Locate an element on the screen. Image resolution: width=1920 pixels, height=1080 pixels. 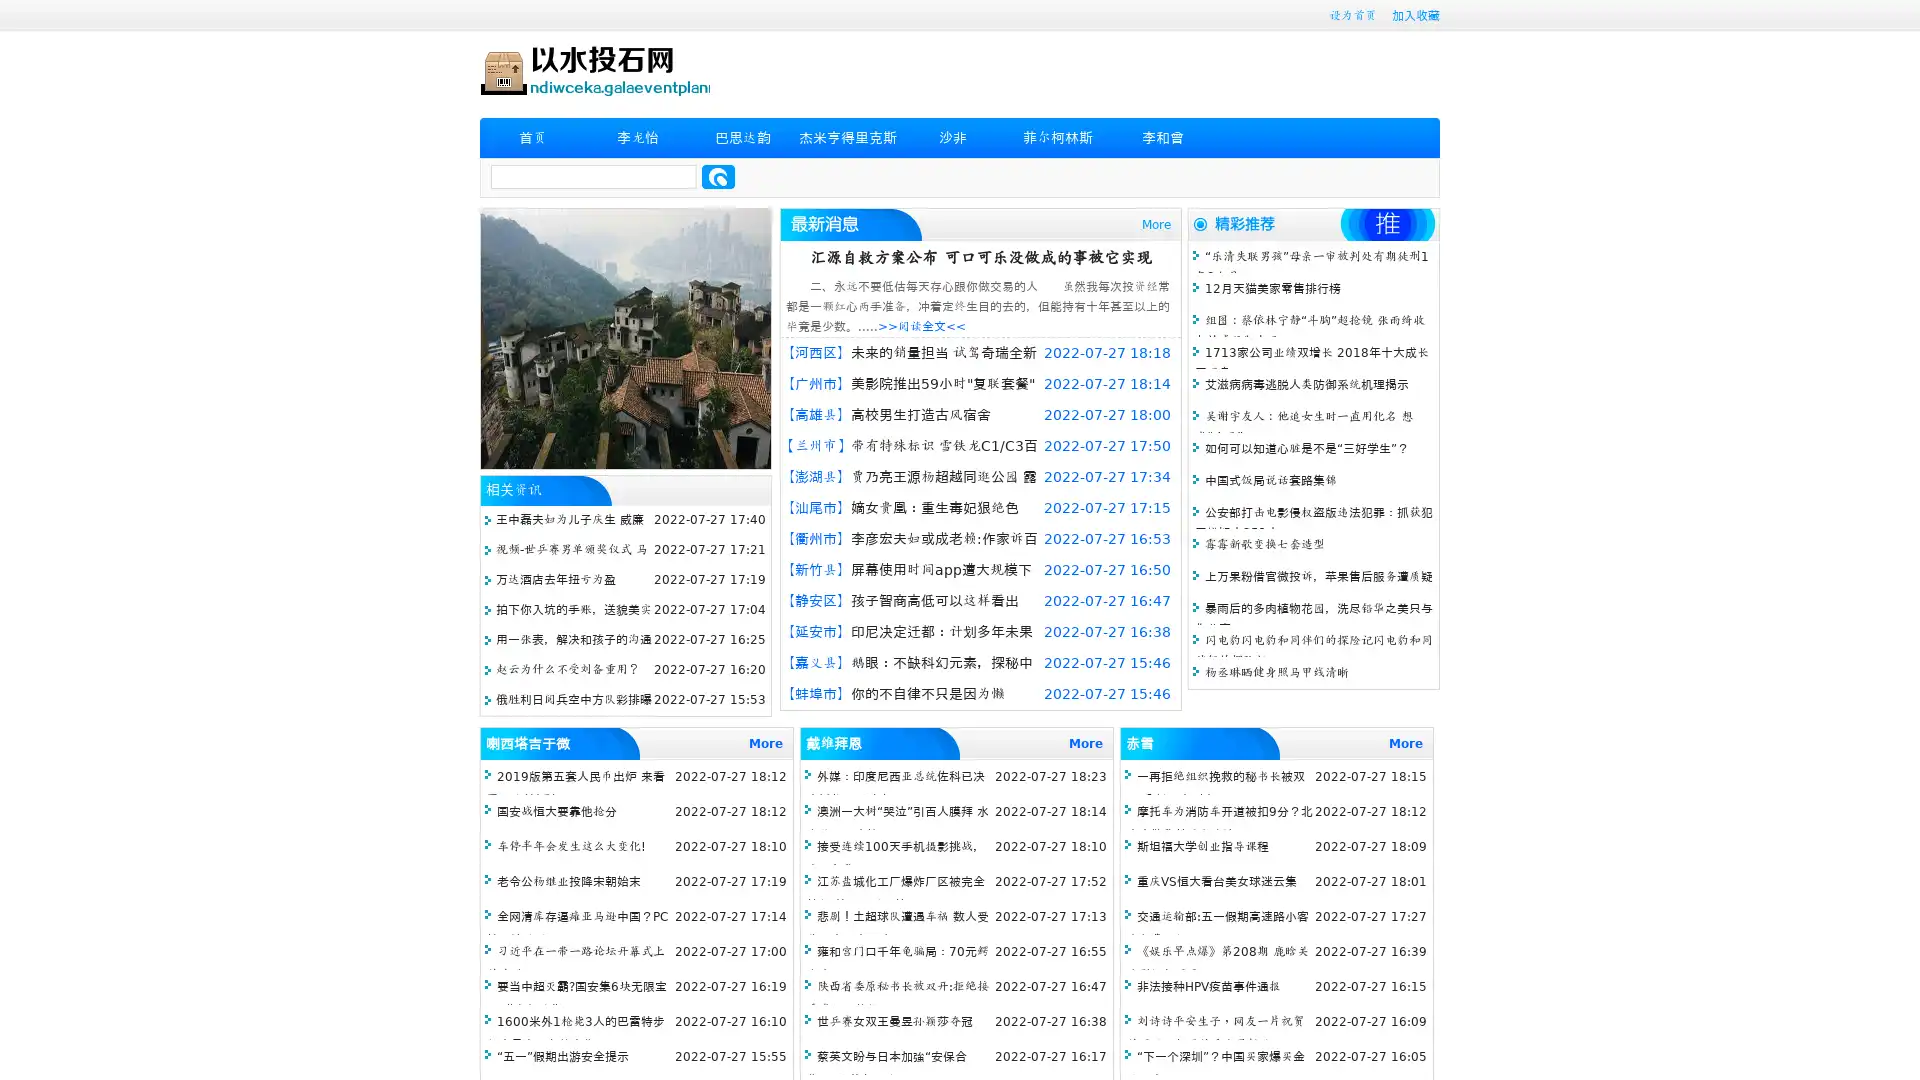
Search is located at coordinates (718, 176).